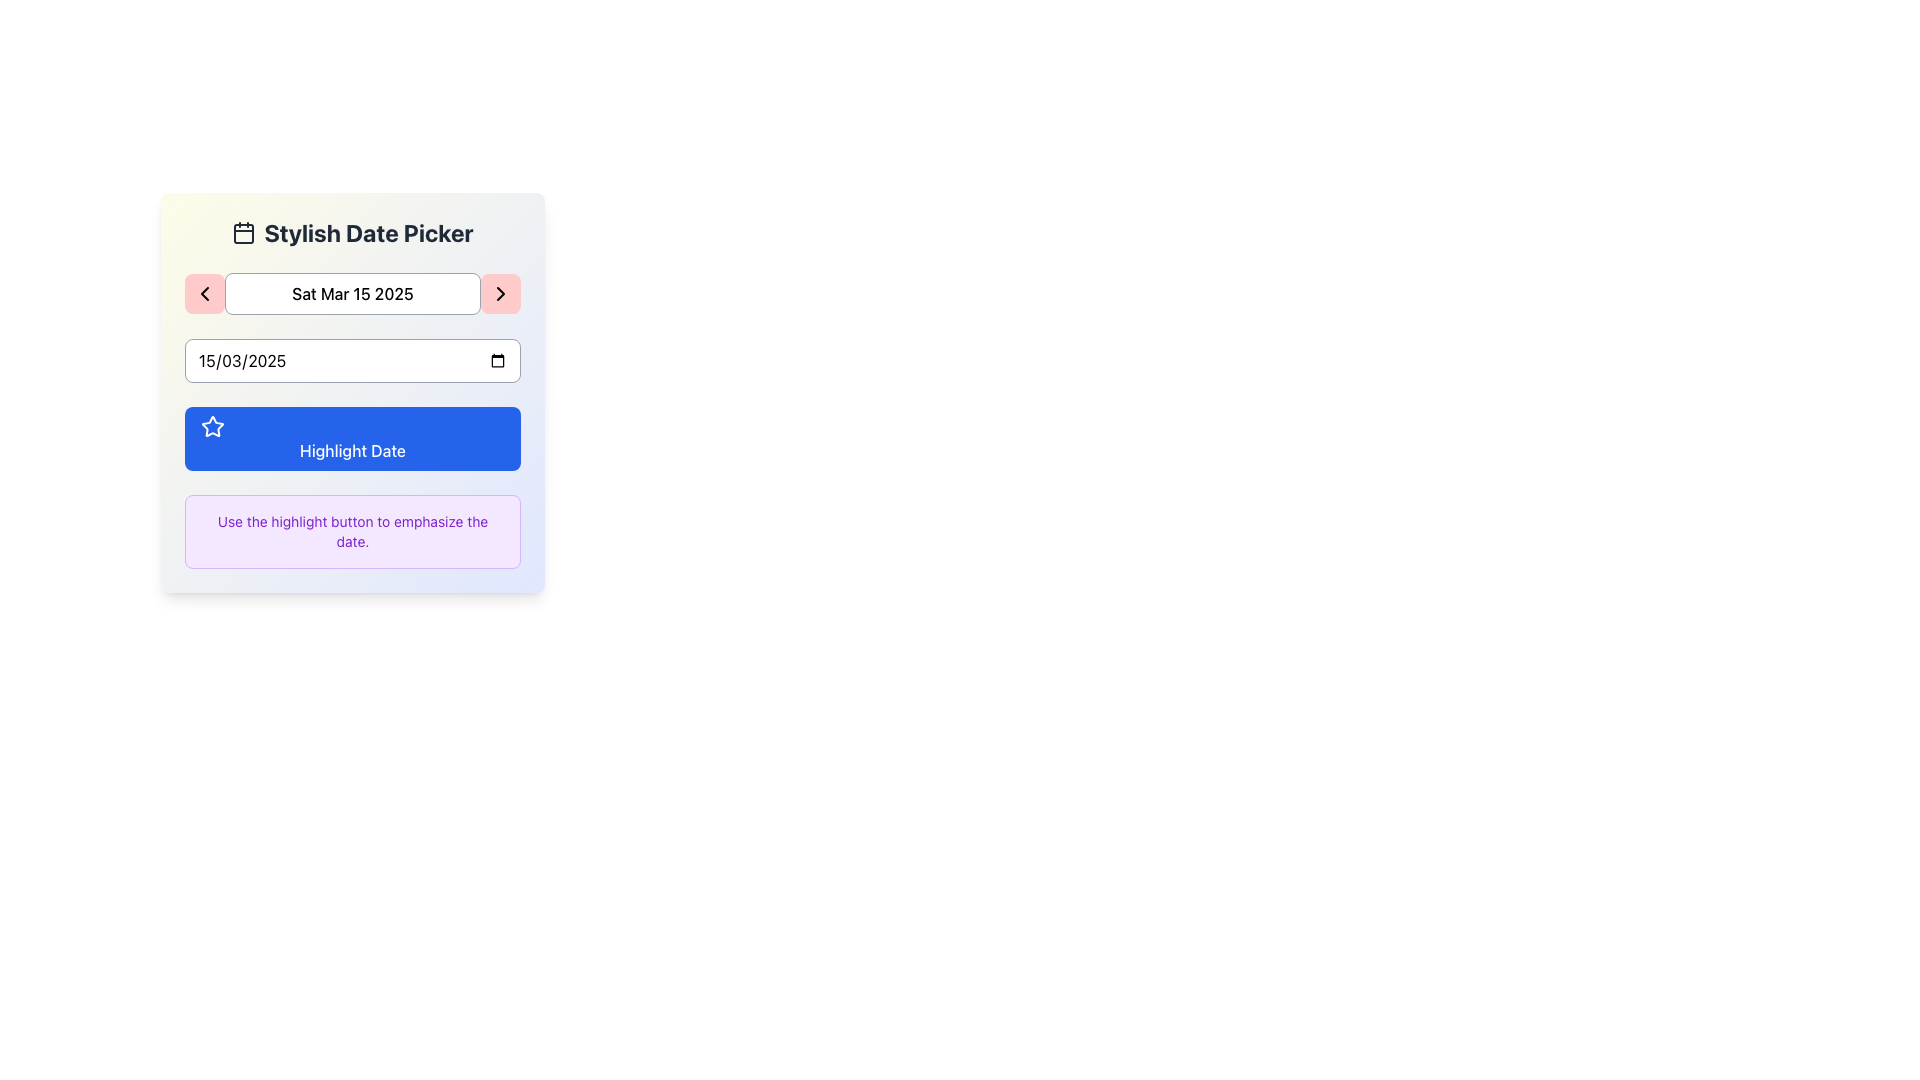  What do you see at coordinates (353, 361) in the screenshot?
I see `the rectangular date input field with rounded corners, bordered in gray, containing the value '15/03/2025'` at bounding box center [353, 361].